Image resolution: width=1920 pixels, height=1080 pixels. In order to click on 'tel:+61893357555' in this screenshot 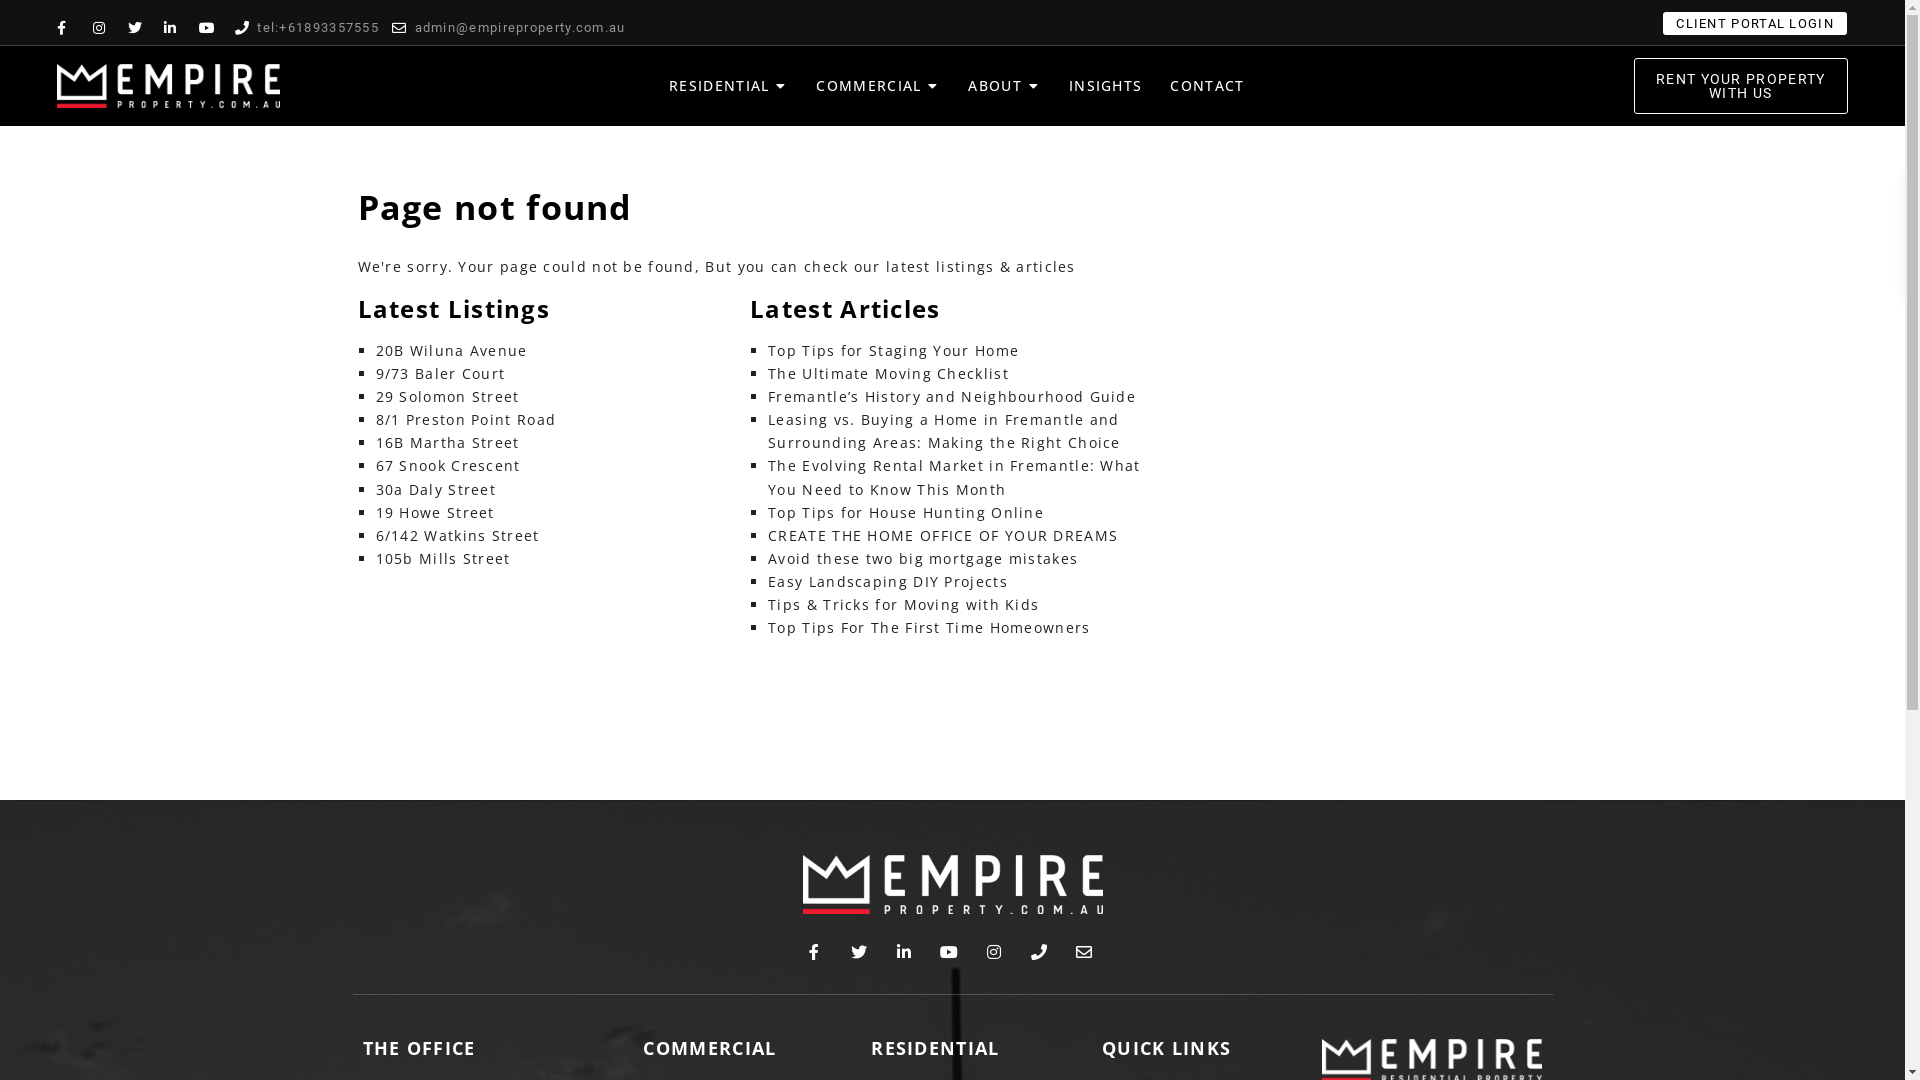, I will do `click(306, 27)`.